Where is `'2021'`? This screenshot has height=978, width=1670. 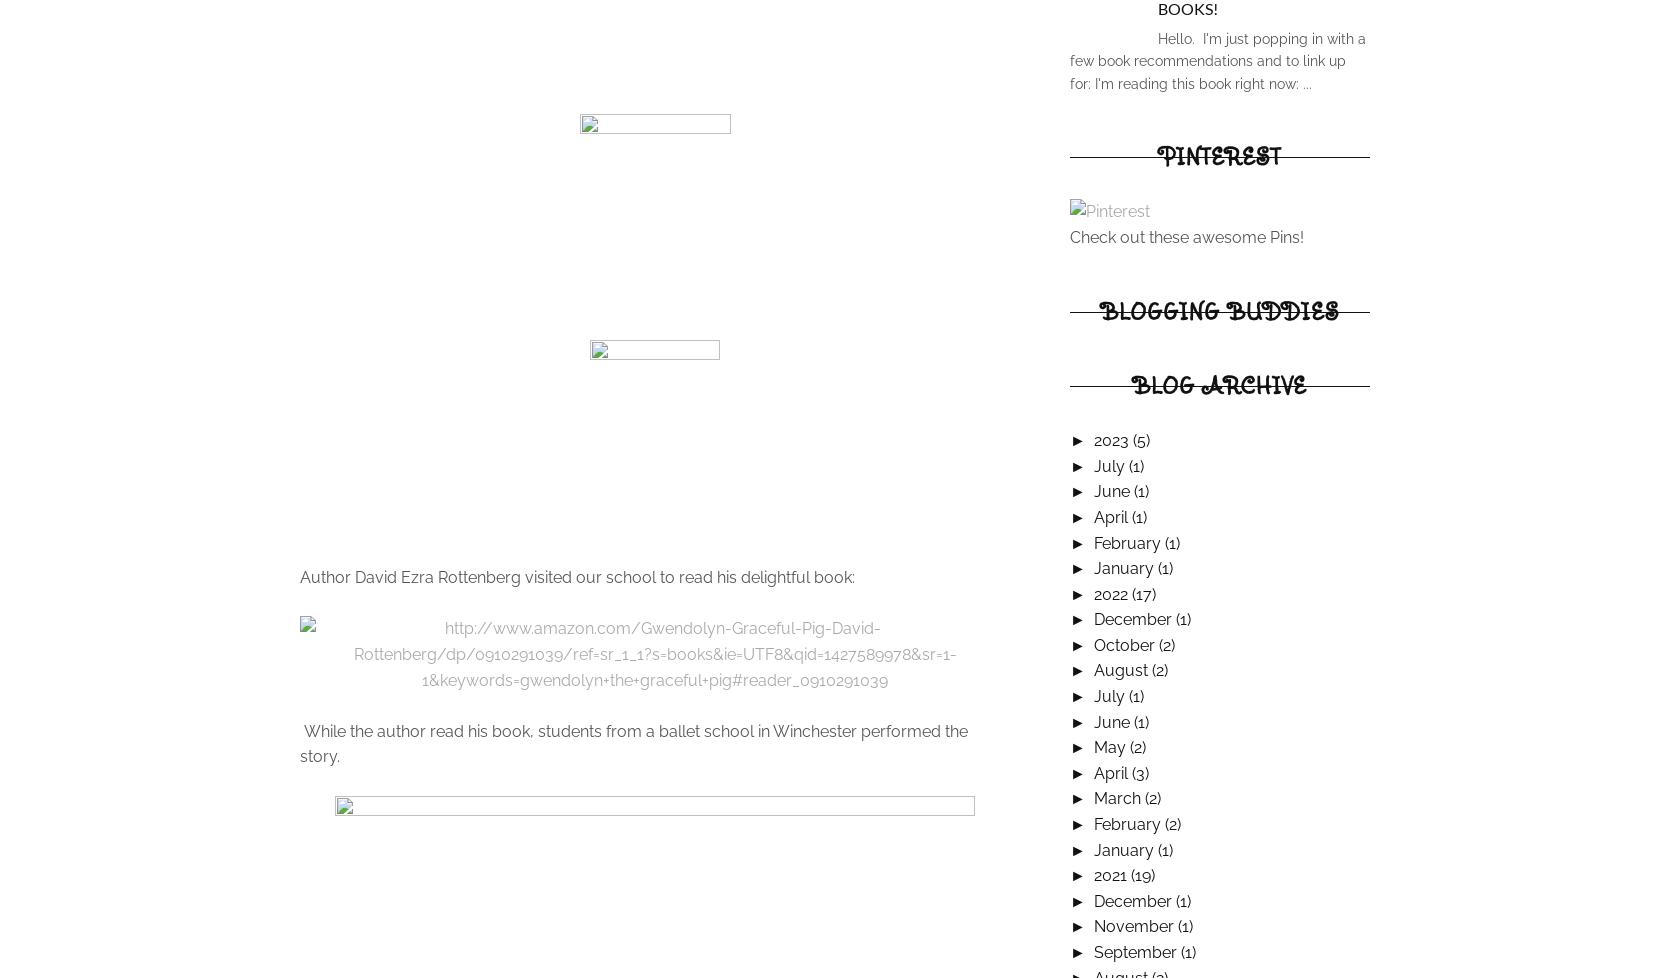 '2021' is located at coordinates (1110, 874).